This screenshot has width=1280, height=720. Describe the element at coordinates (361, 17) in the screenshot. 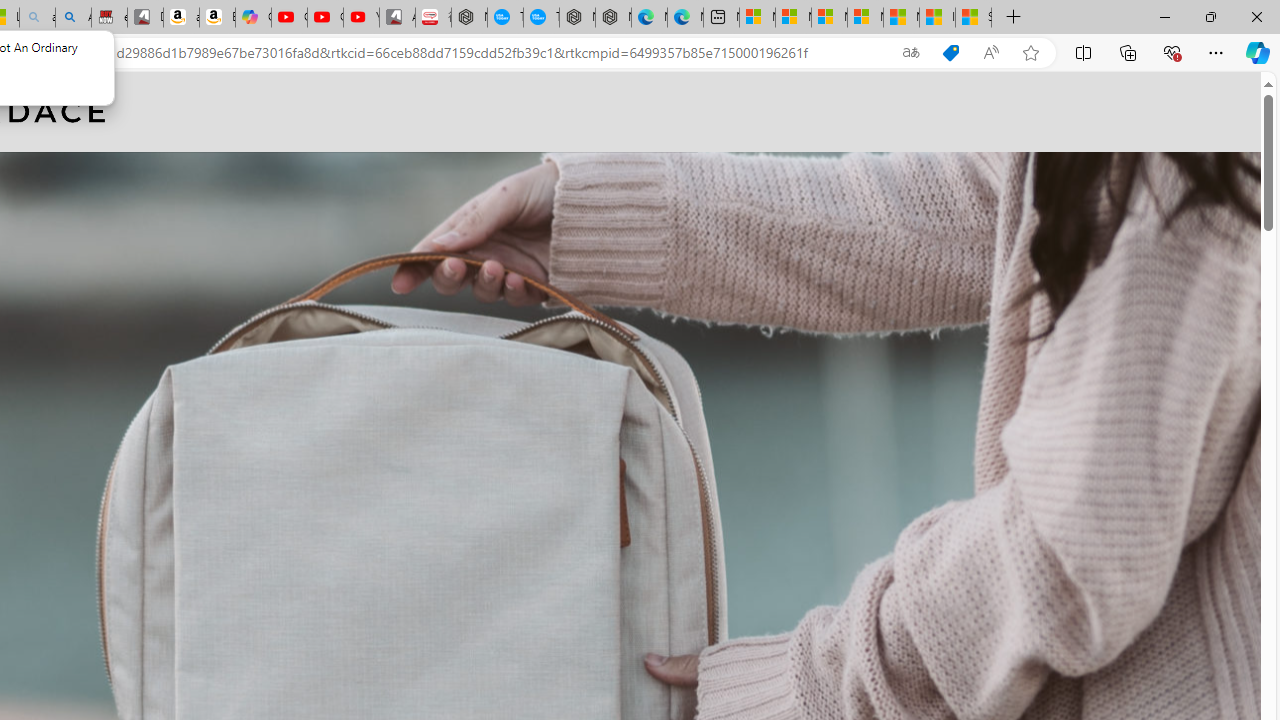

I see `'YouTube Kids - An App Created for Kids to Explore Content'` at that location.